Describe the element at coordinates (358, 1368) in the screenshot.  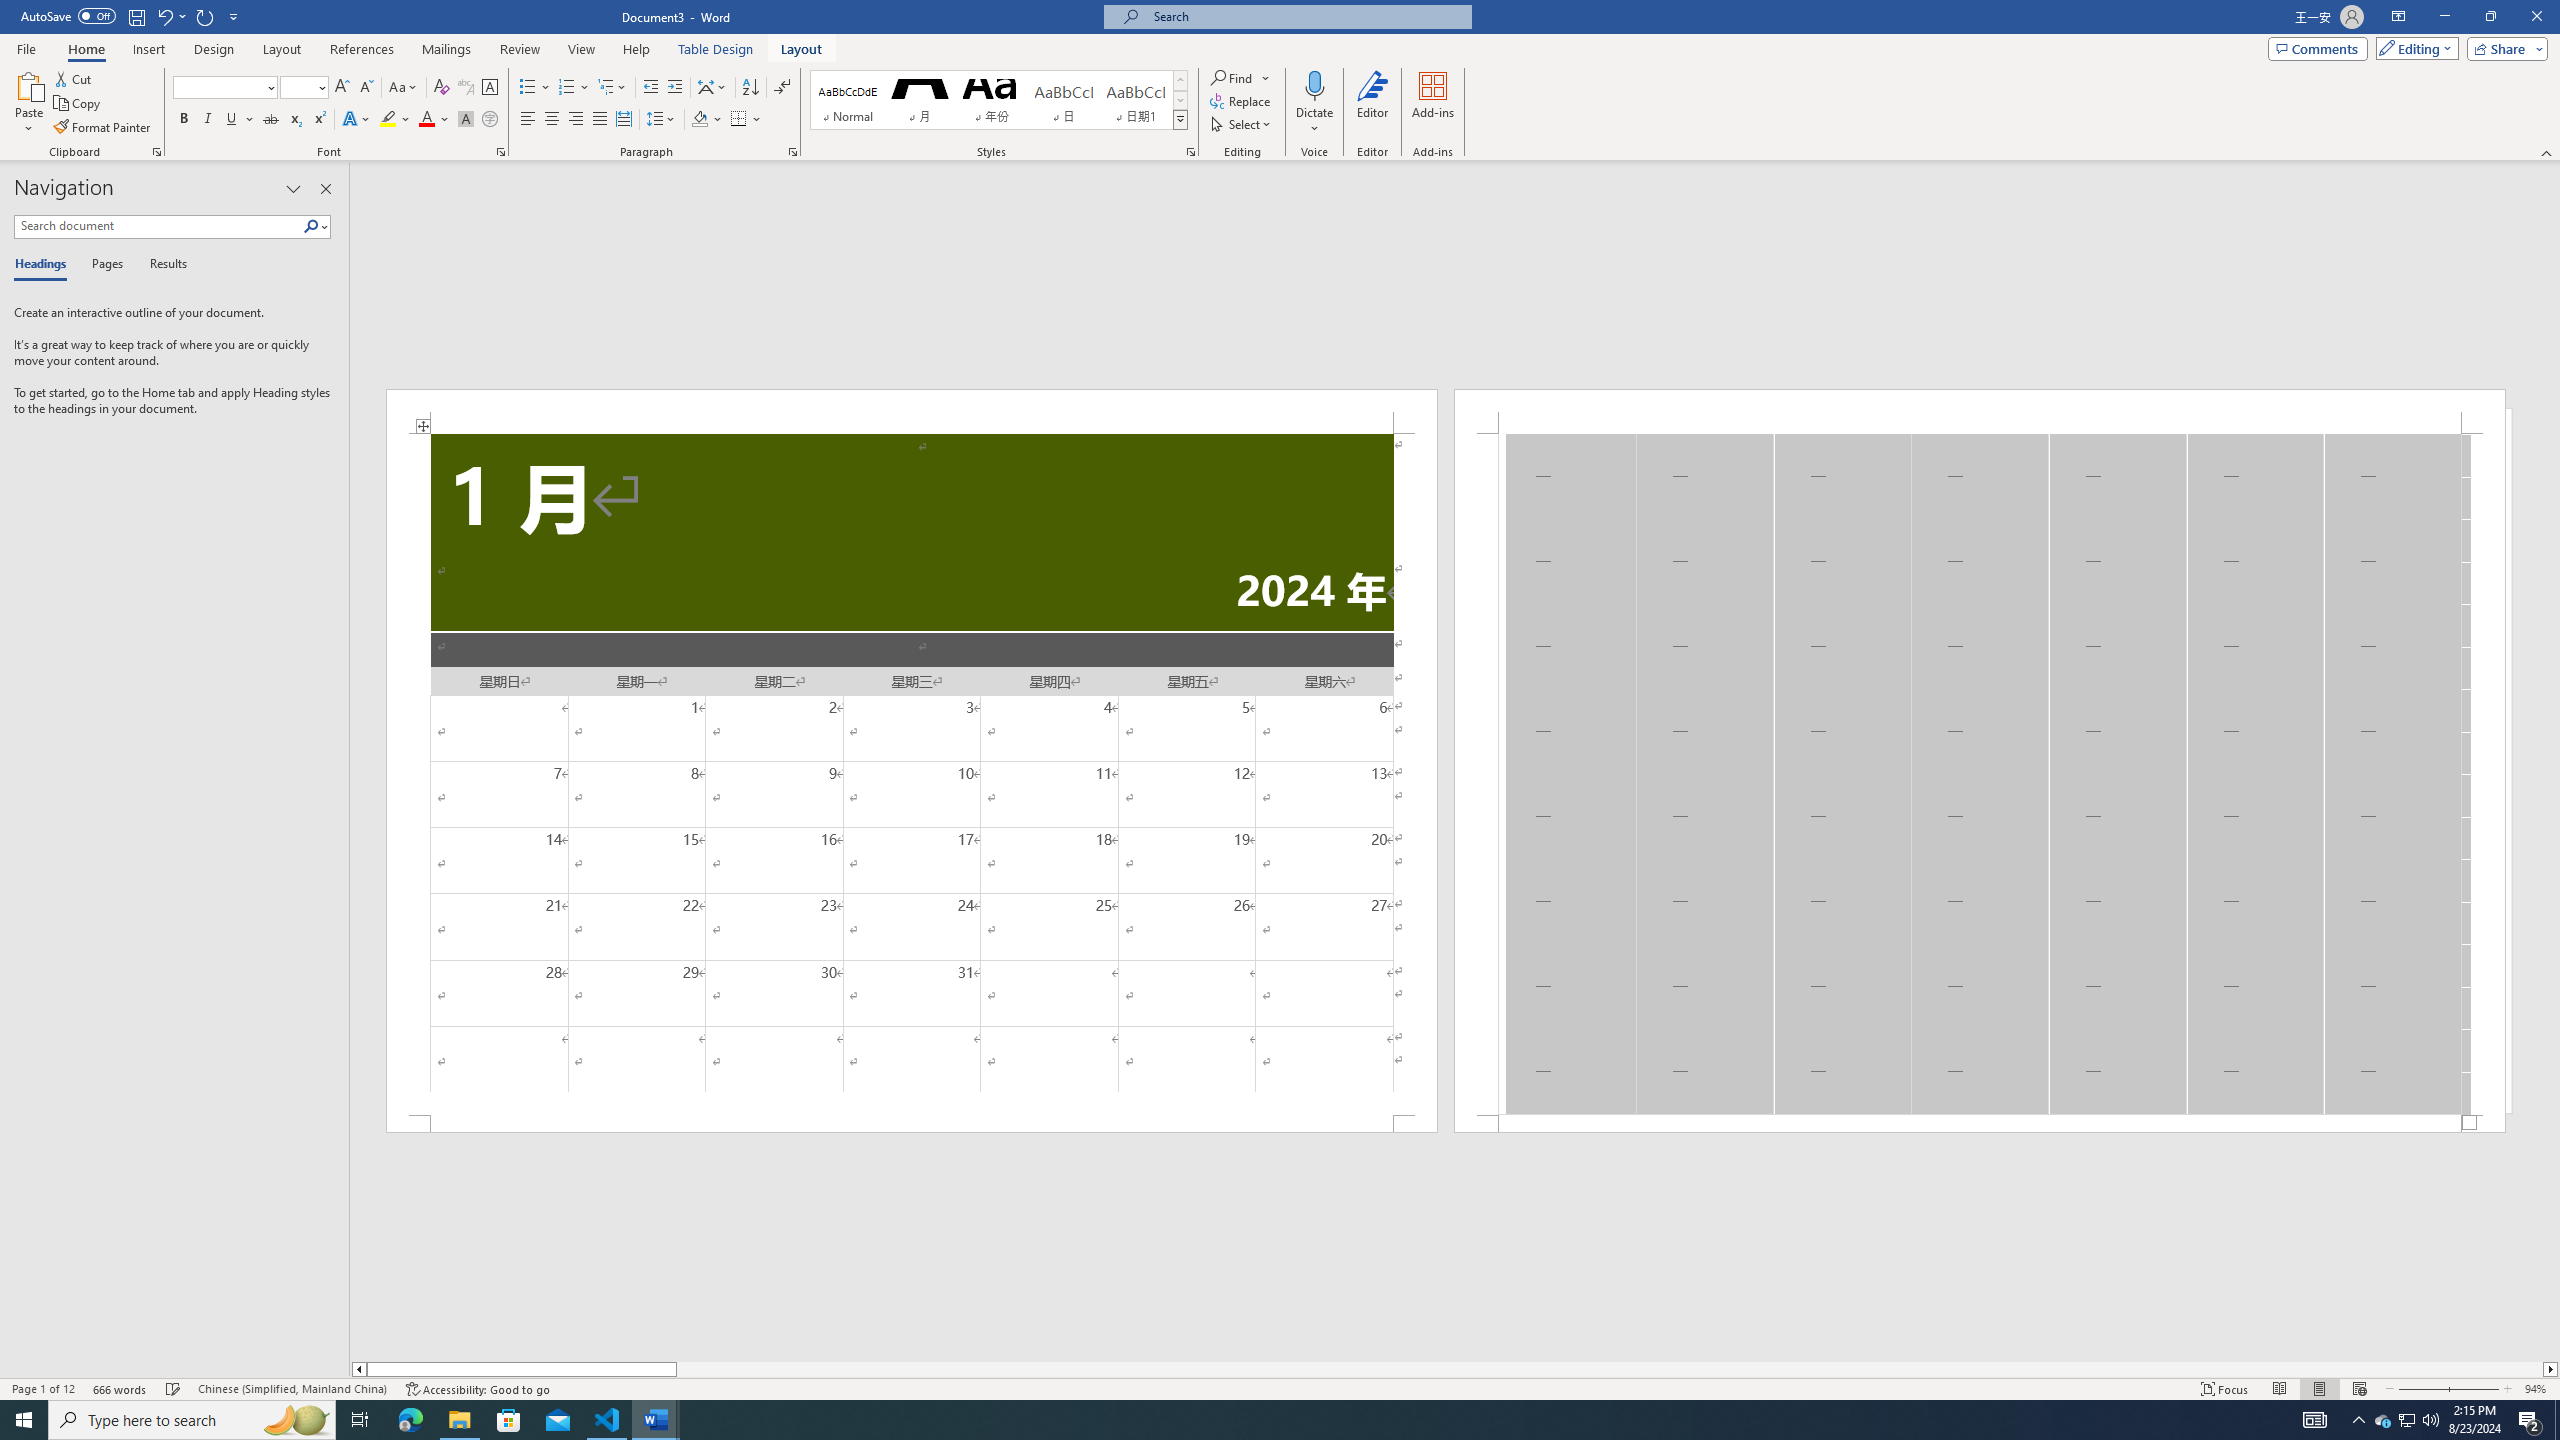
I see `'Column left'` at that location.